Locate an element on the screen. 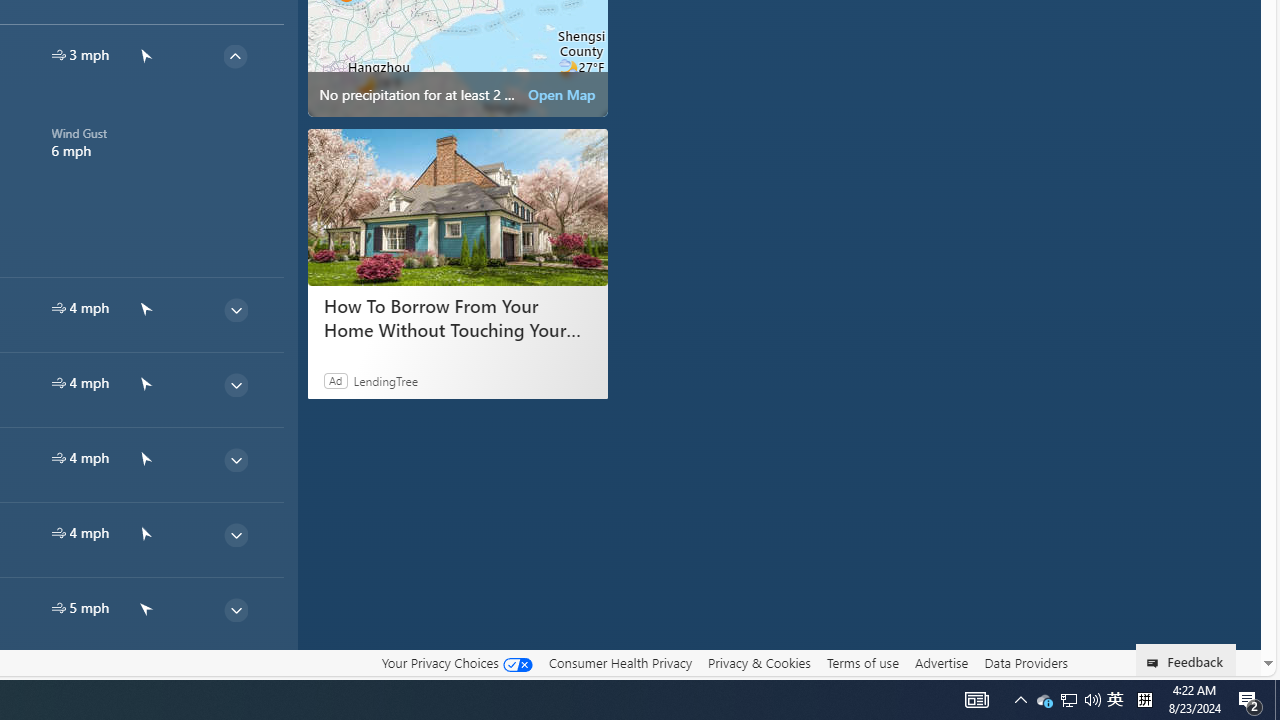 The width and height of the screenshot is (1280, 720). 'LendingTree' is located at coordinates (385, 380).